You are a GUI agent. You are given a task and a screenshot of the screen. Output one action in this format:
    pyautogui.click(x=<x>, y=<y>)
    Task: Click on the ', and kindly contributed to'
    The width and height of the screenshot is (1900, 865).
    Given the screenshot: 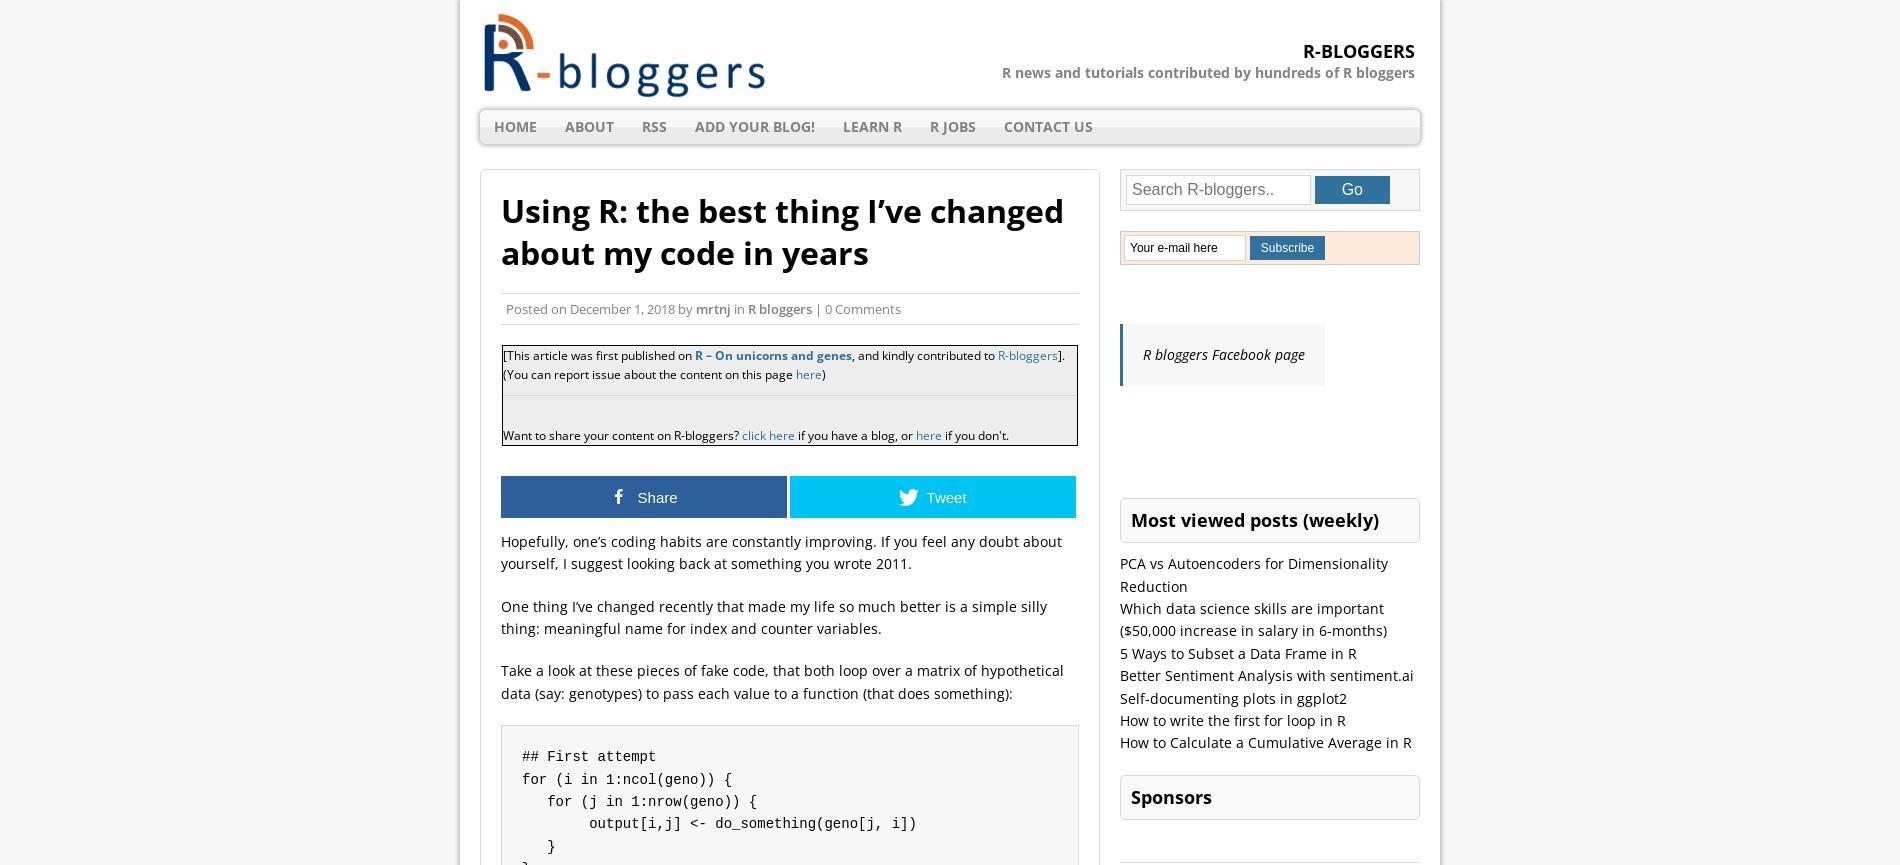 What is the action you would take?
    pyautogui.click(x=923, y=355)
    